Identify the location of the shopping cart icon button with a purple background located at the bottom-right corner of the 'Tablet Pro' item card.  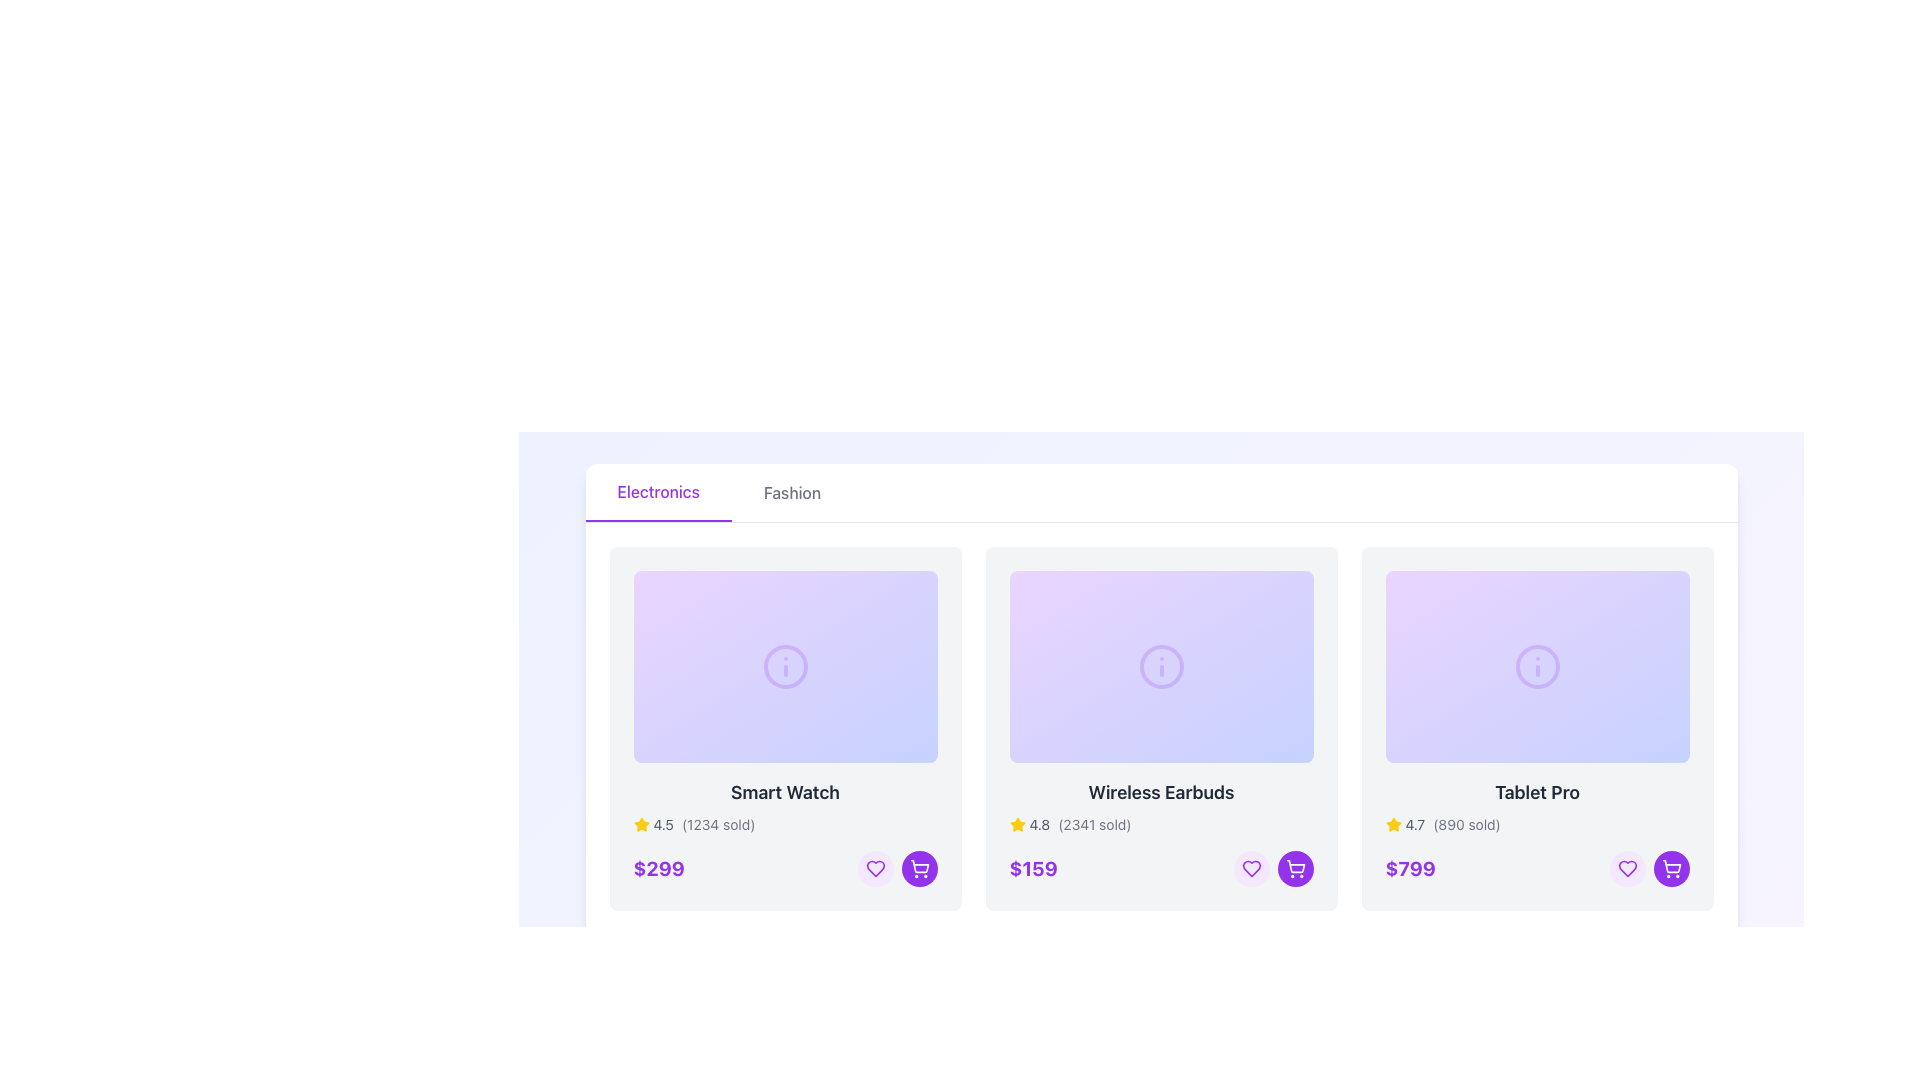
(1671, 867).